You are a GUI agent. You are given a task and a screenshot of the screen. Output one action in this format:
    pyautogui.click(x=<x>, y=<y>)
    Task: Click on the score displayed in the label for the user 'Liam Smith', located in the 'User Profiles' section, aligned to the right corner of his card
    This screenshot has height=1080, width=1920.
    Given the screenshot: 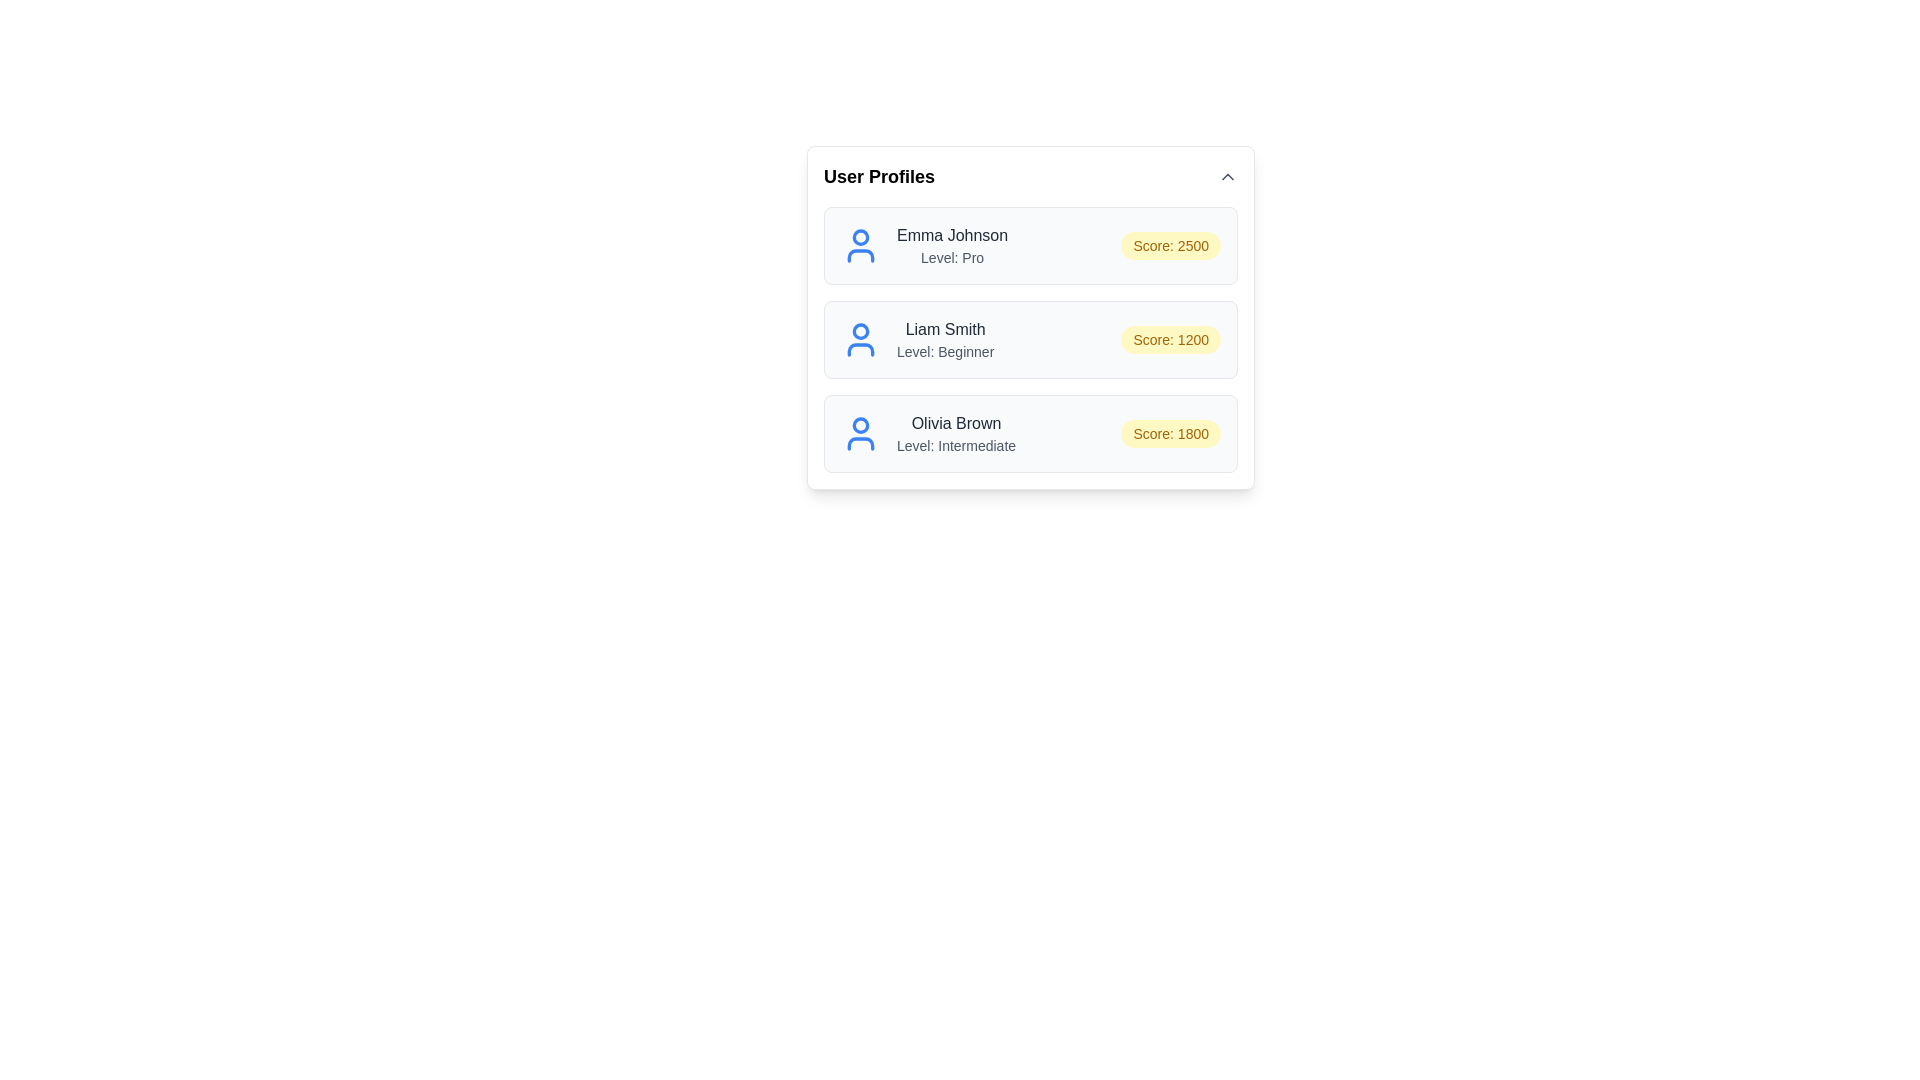 What is the action you would take?
    pyautogui.click(x=1171, y=338)
    